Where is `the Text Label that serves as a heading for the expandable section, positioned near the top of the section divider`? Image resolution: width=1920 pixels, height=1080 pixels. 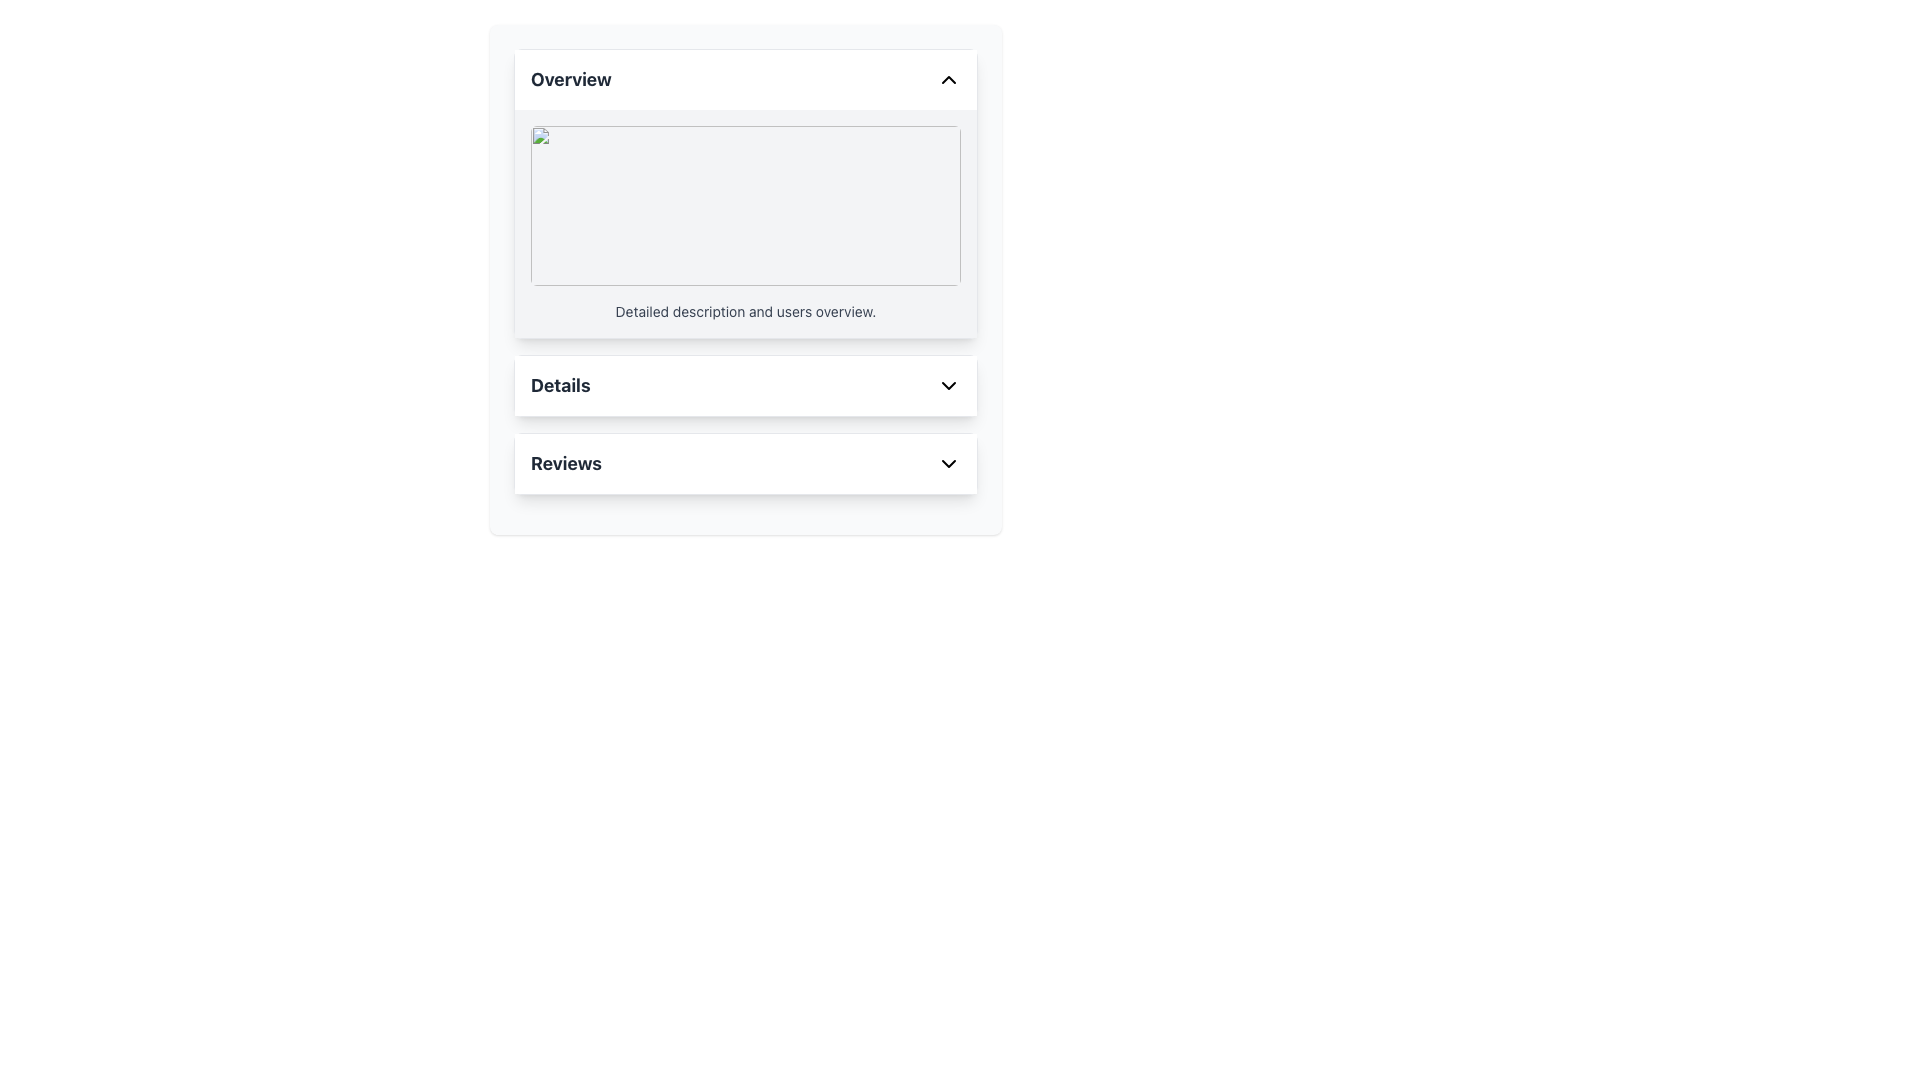
the Text Label that serves as a heading for the expandable section, positioned near the top of the section divider is located at coordinates (560, 385).